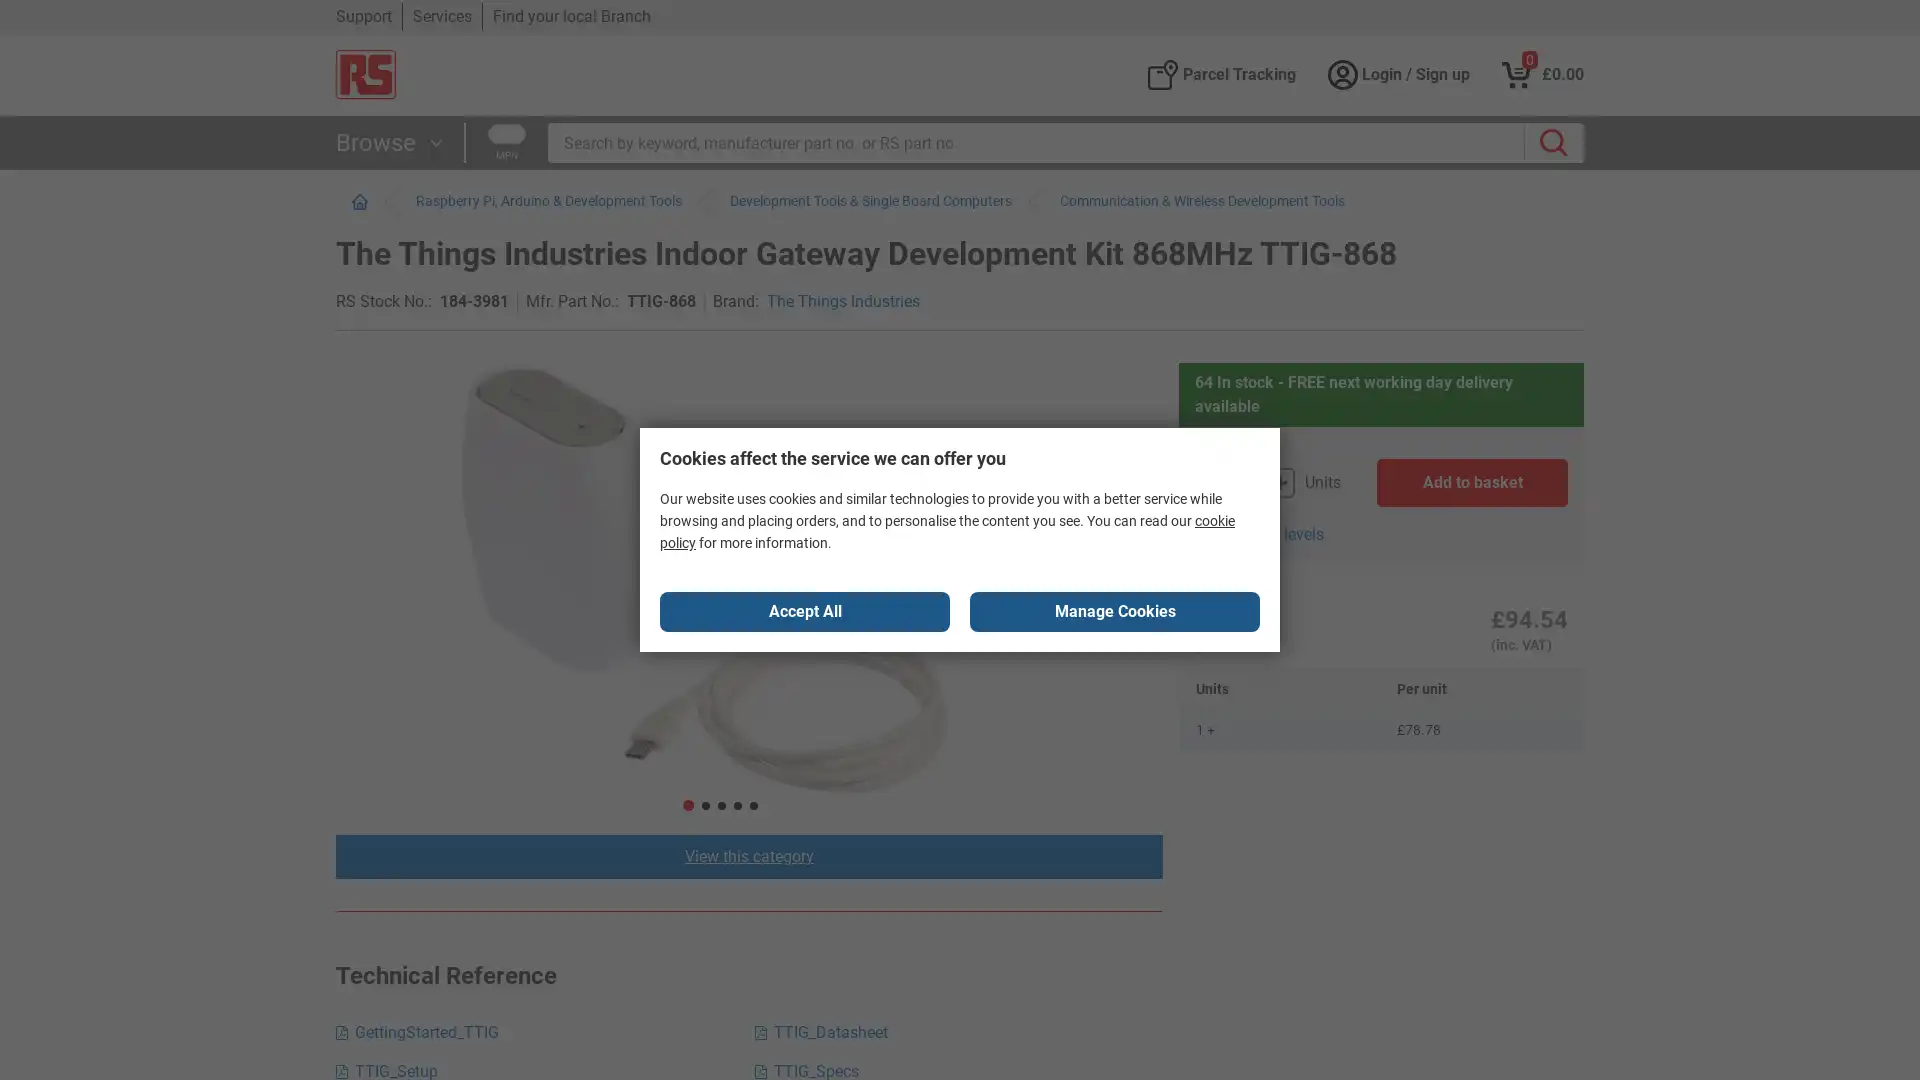  Describe the element at coordinates (1257, 534) in the screenshot. I see `Check stock levels` at that location.